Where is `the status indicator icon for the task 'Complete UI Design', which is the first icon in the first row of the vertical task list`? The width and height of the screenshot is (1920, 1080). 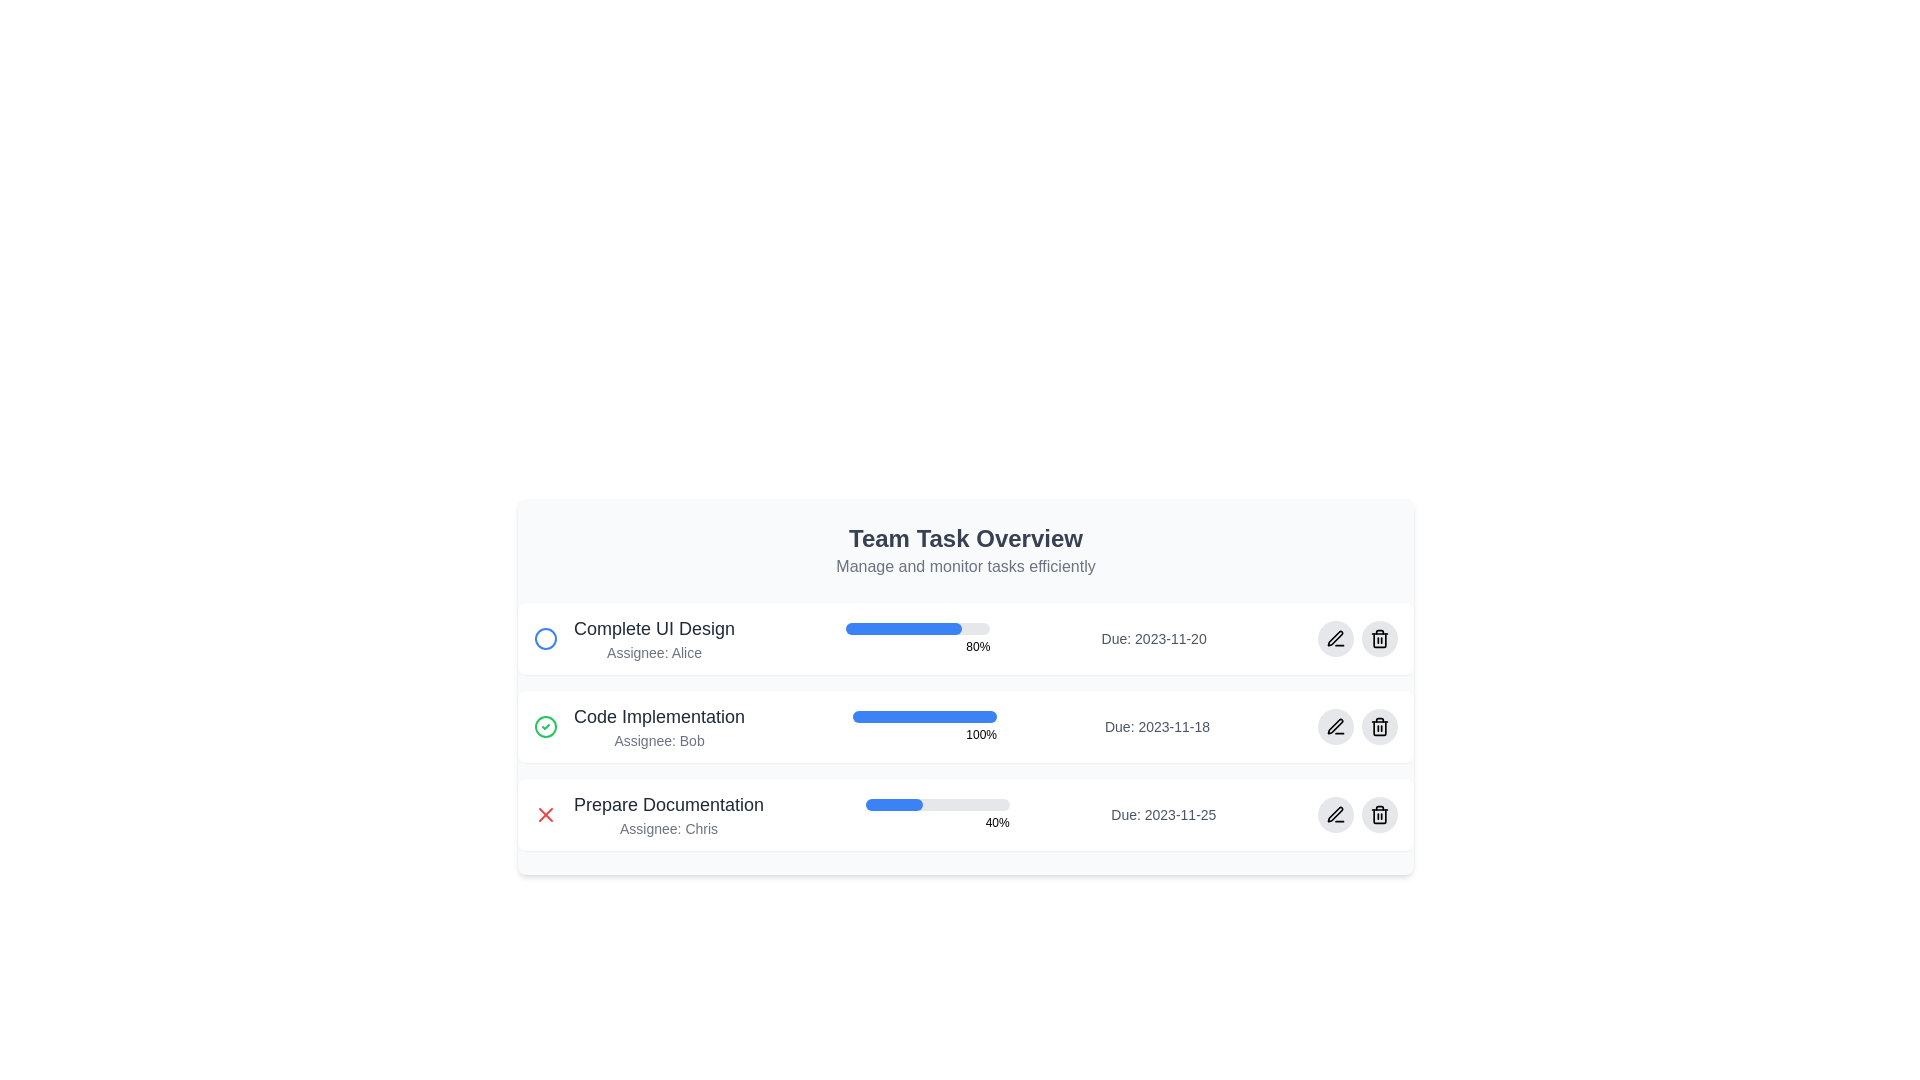 the status indicator icon for the task 'Complete UI Design', which is the first icon in the first row of the vertical task list is located at coordinates (546, 639).